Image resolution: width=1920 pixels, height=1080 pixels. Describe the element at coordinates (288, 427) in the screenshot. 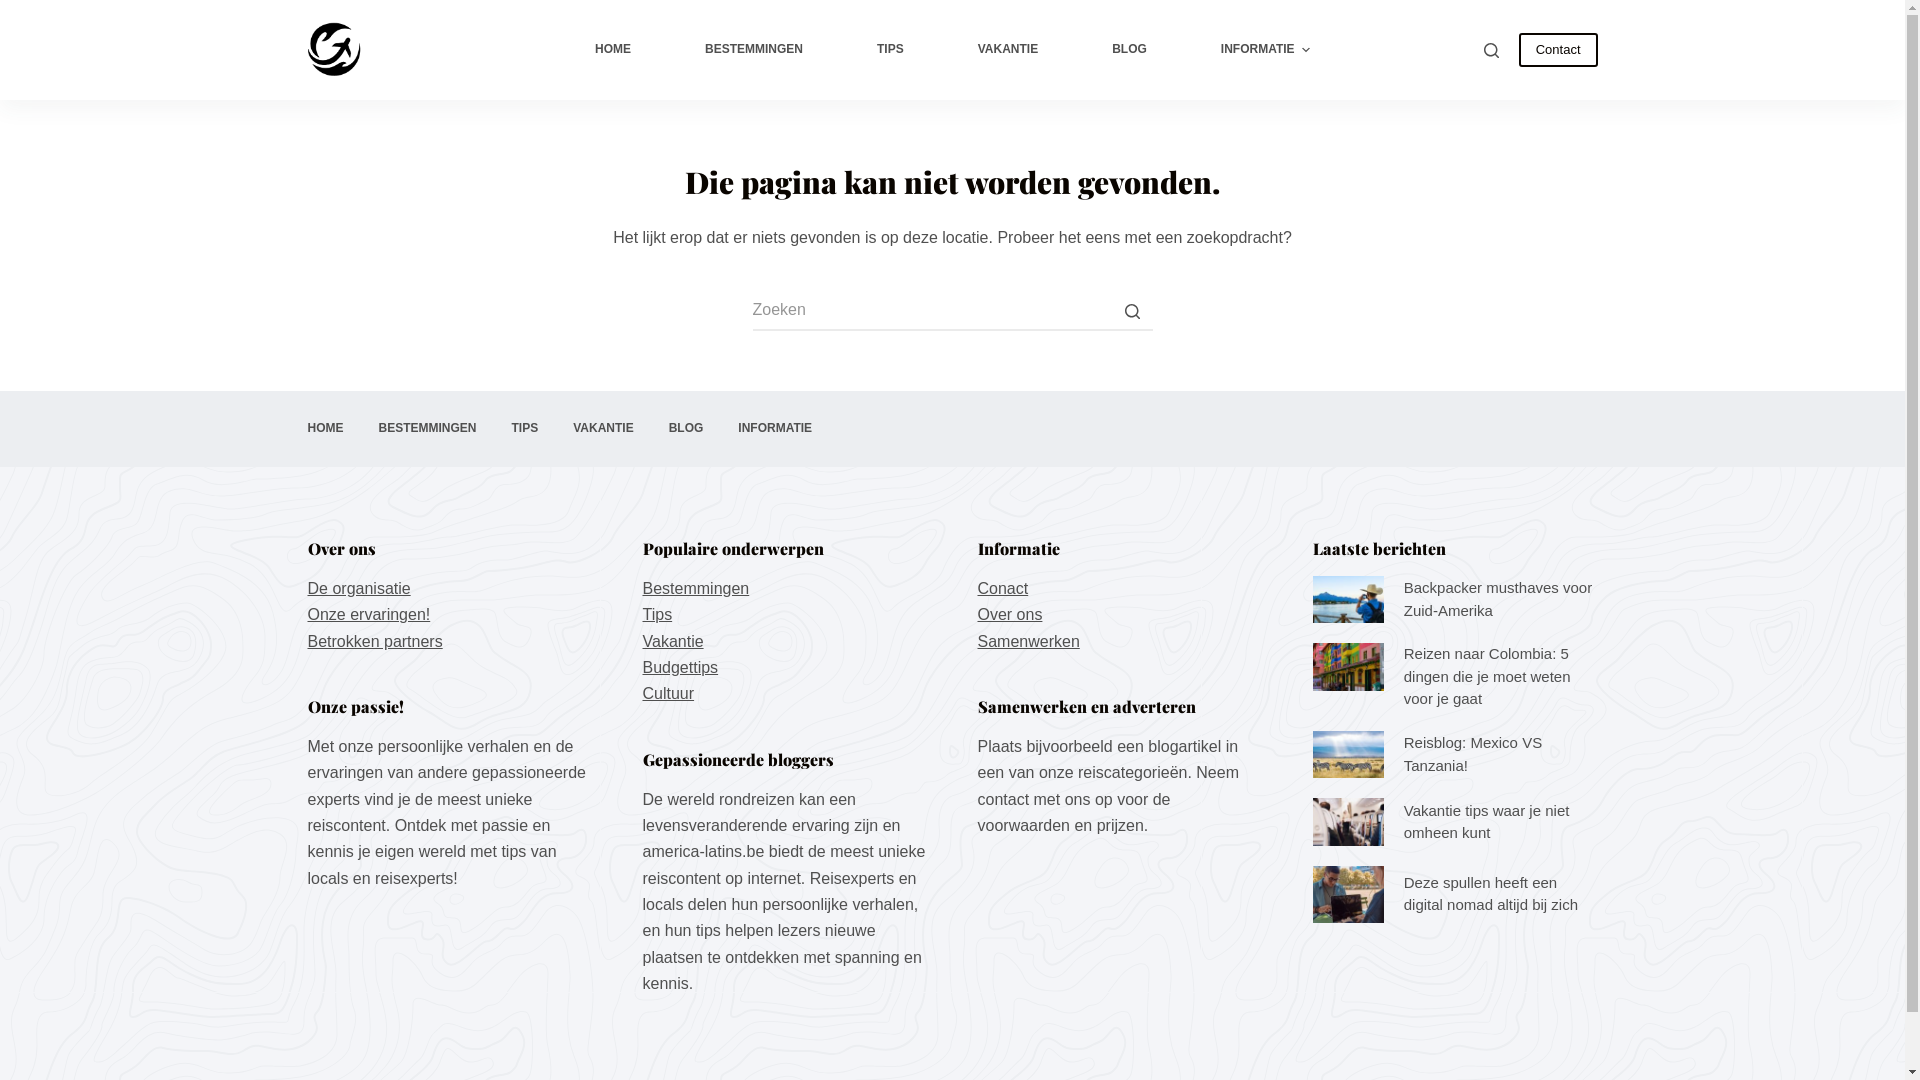

I see `'HOME'` at that location.